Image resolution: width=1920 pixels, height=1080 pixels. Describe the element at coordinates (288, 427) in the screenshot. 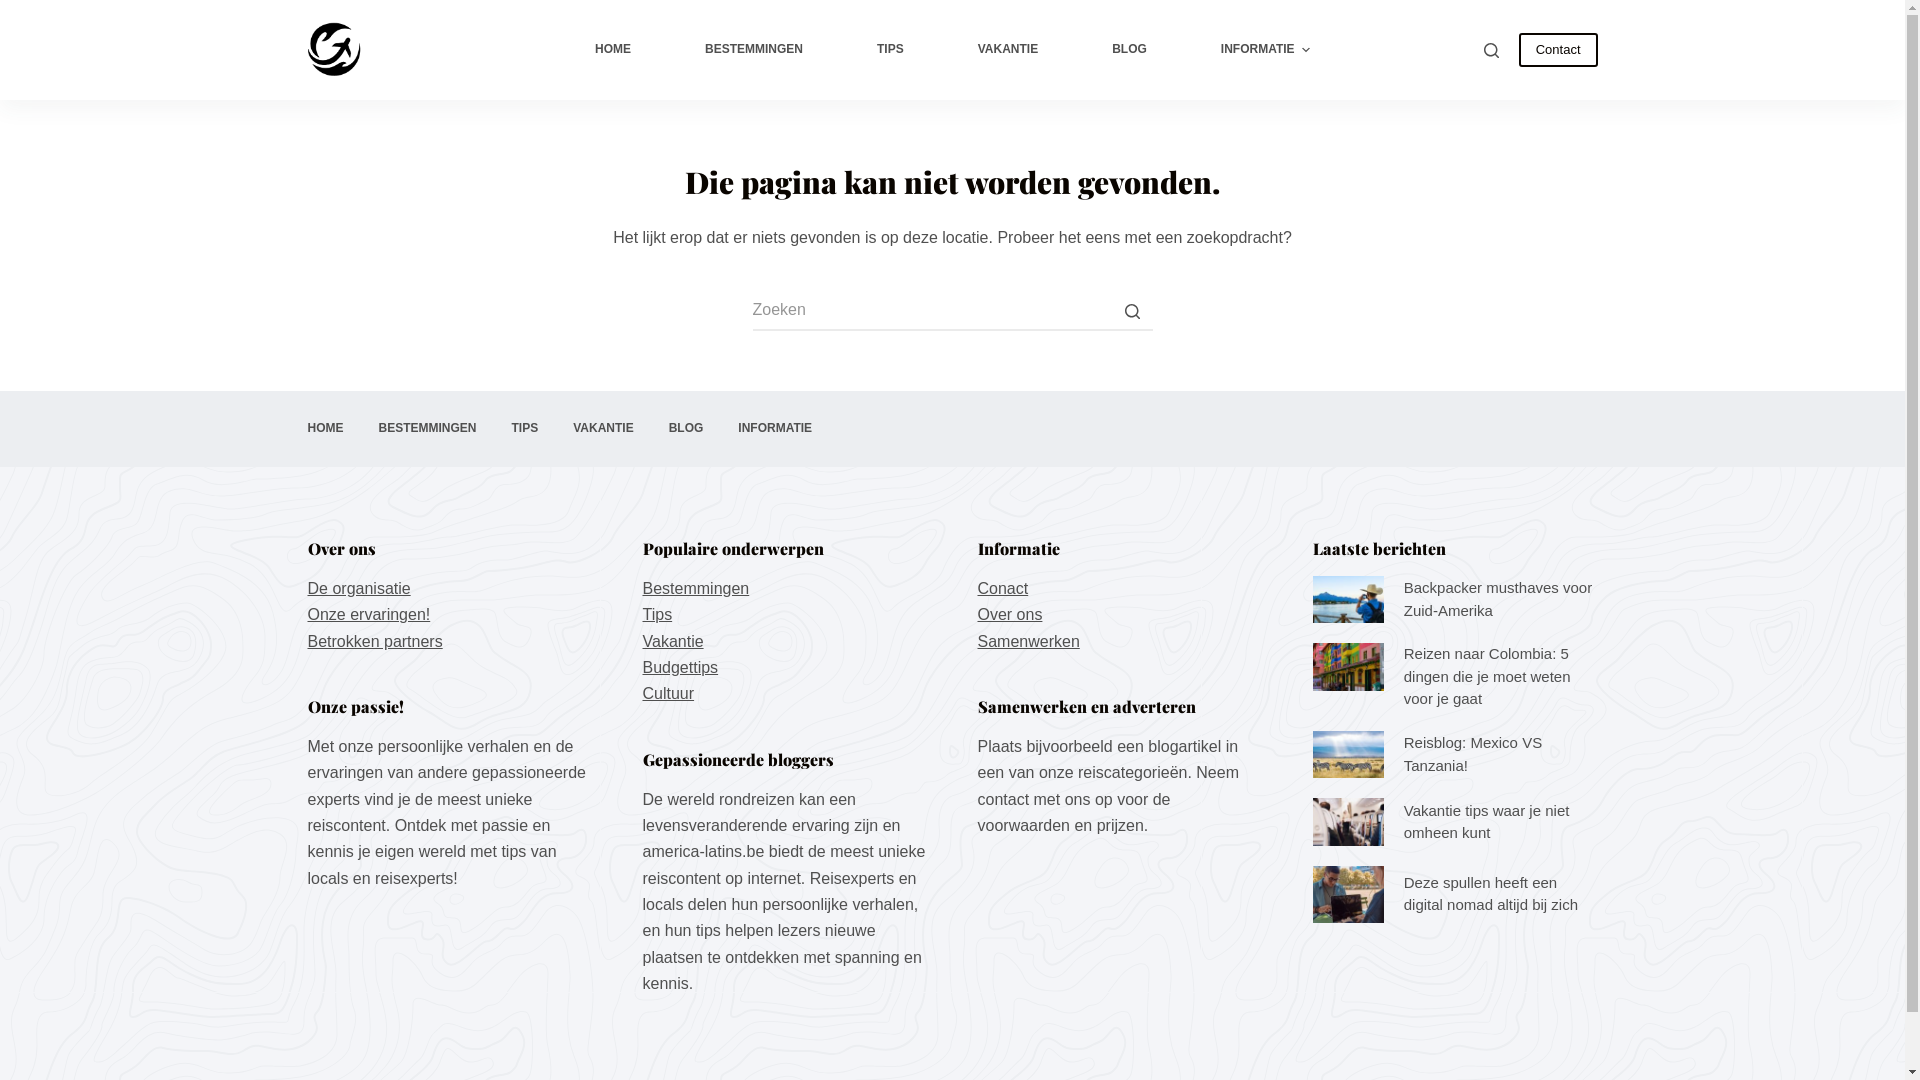

I see `'HOME'` at that location.